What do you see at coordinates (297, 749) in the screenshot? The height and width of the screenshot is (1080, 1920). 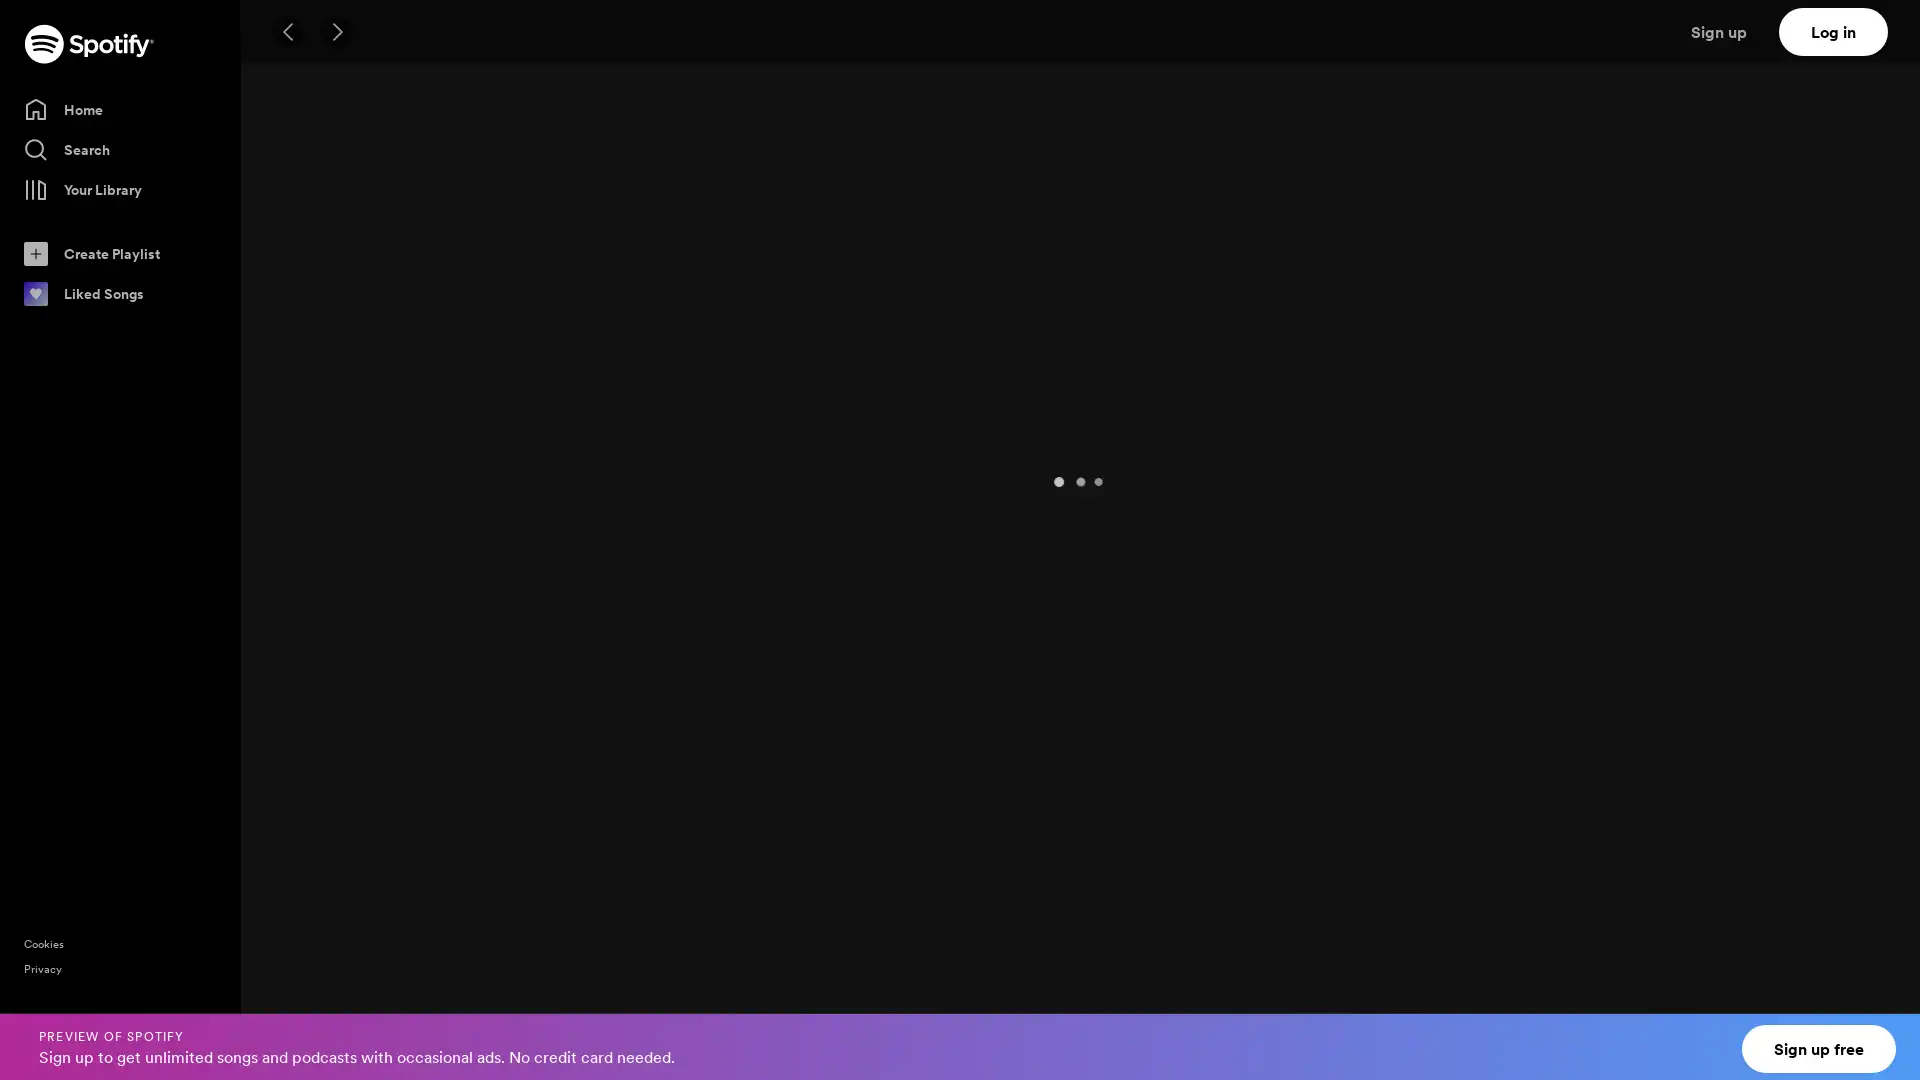 I see `Play Half Moon Mornings by Curren$y, The Alchemist` at bounding box center [297, 749].